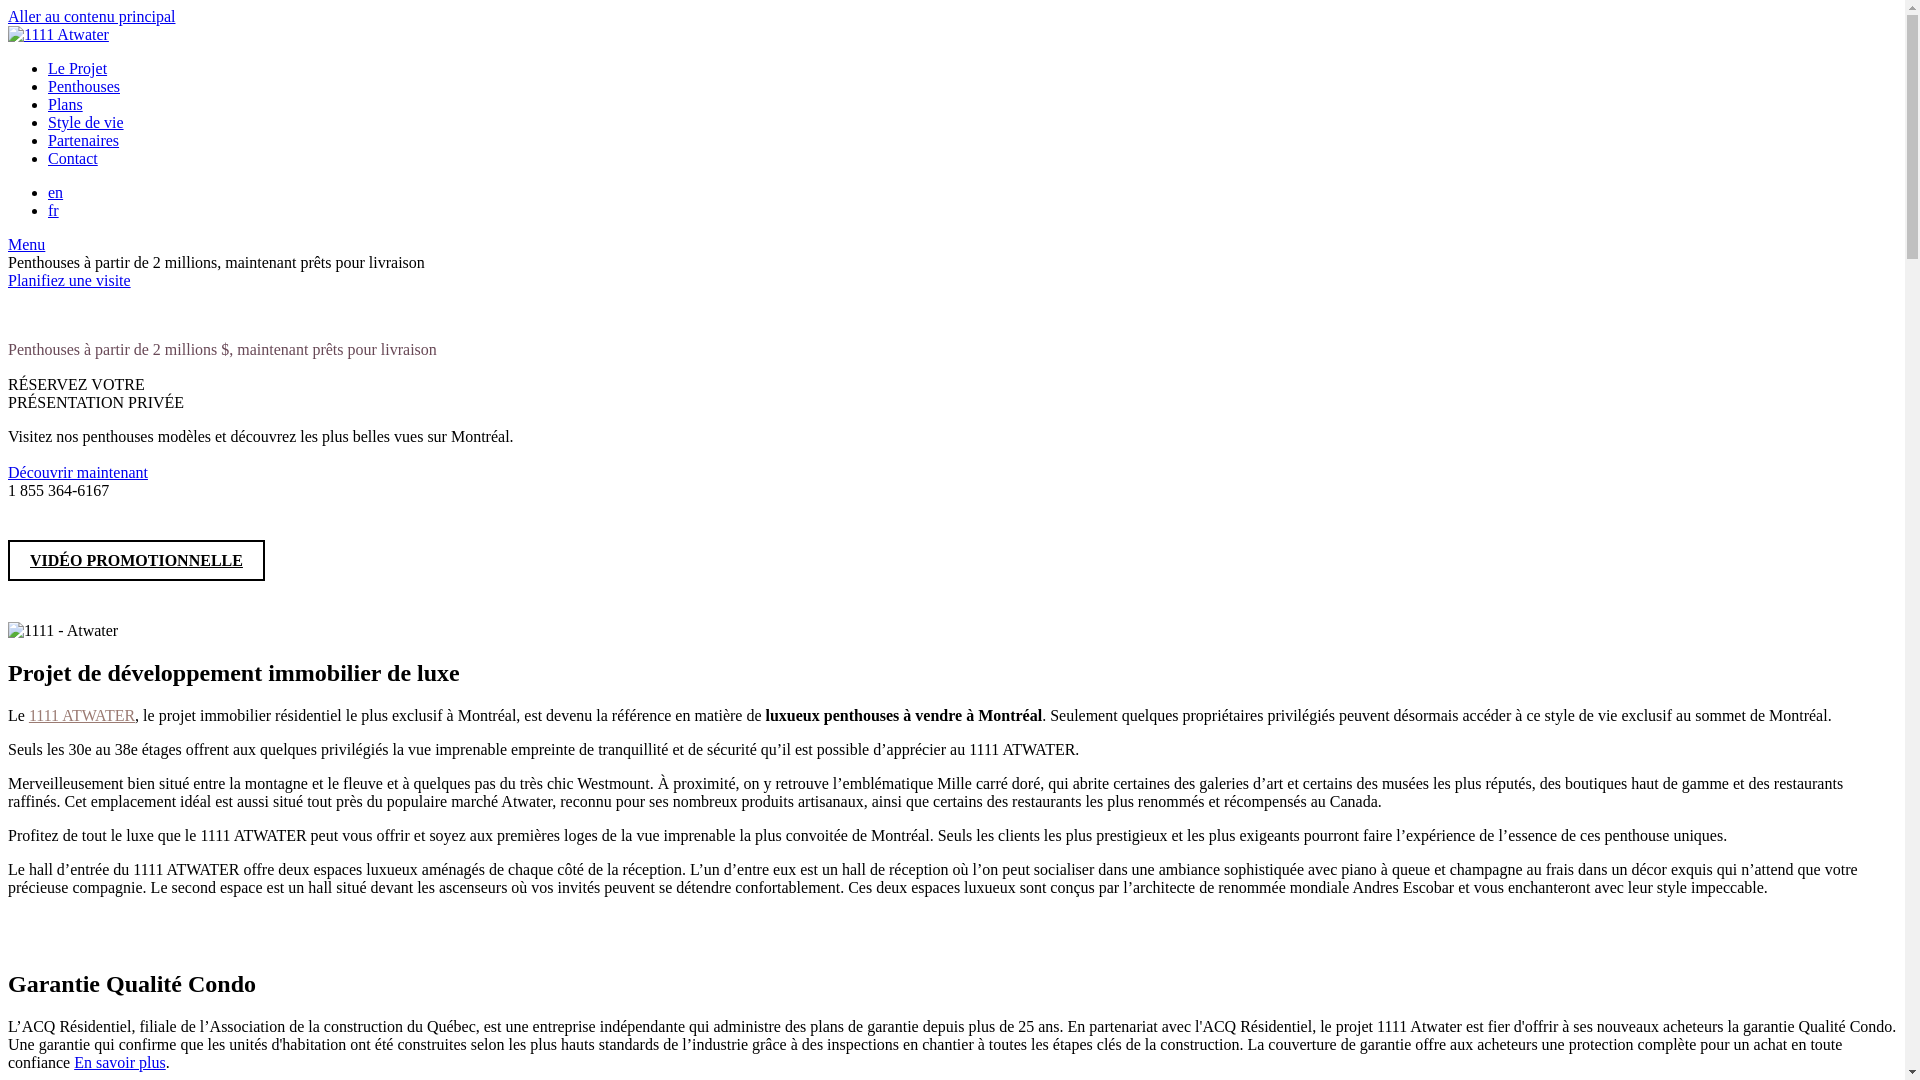 The image size is (1920, 1080). What do you see at coordinates (90, 16) in the screenshot?
I see `'Aller au contenu principal'` at bounding box center [90, 16].